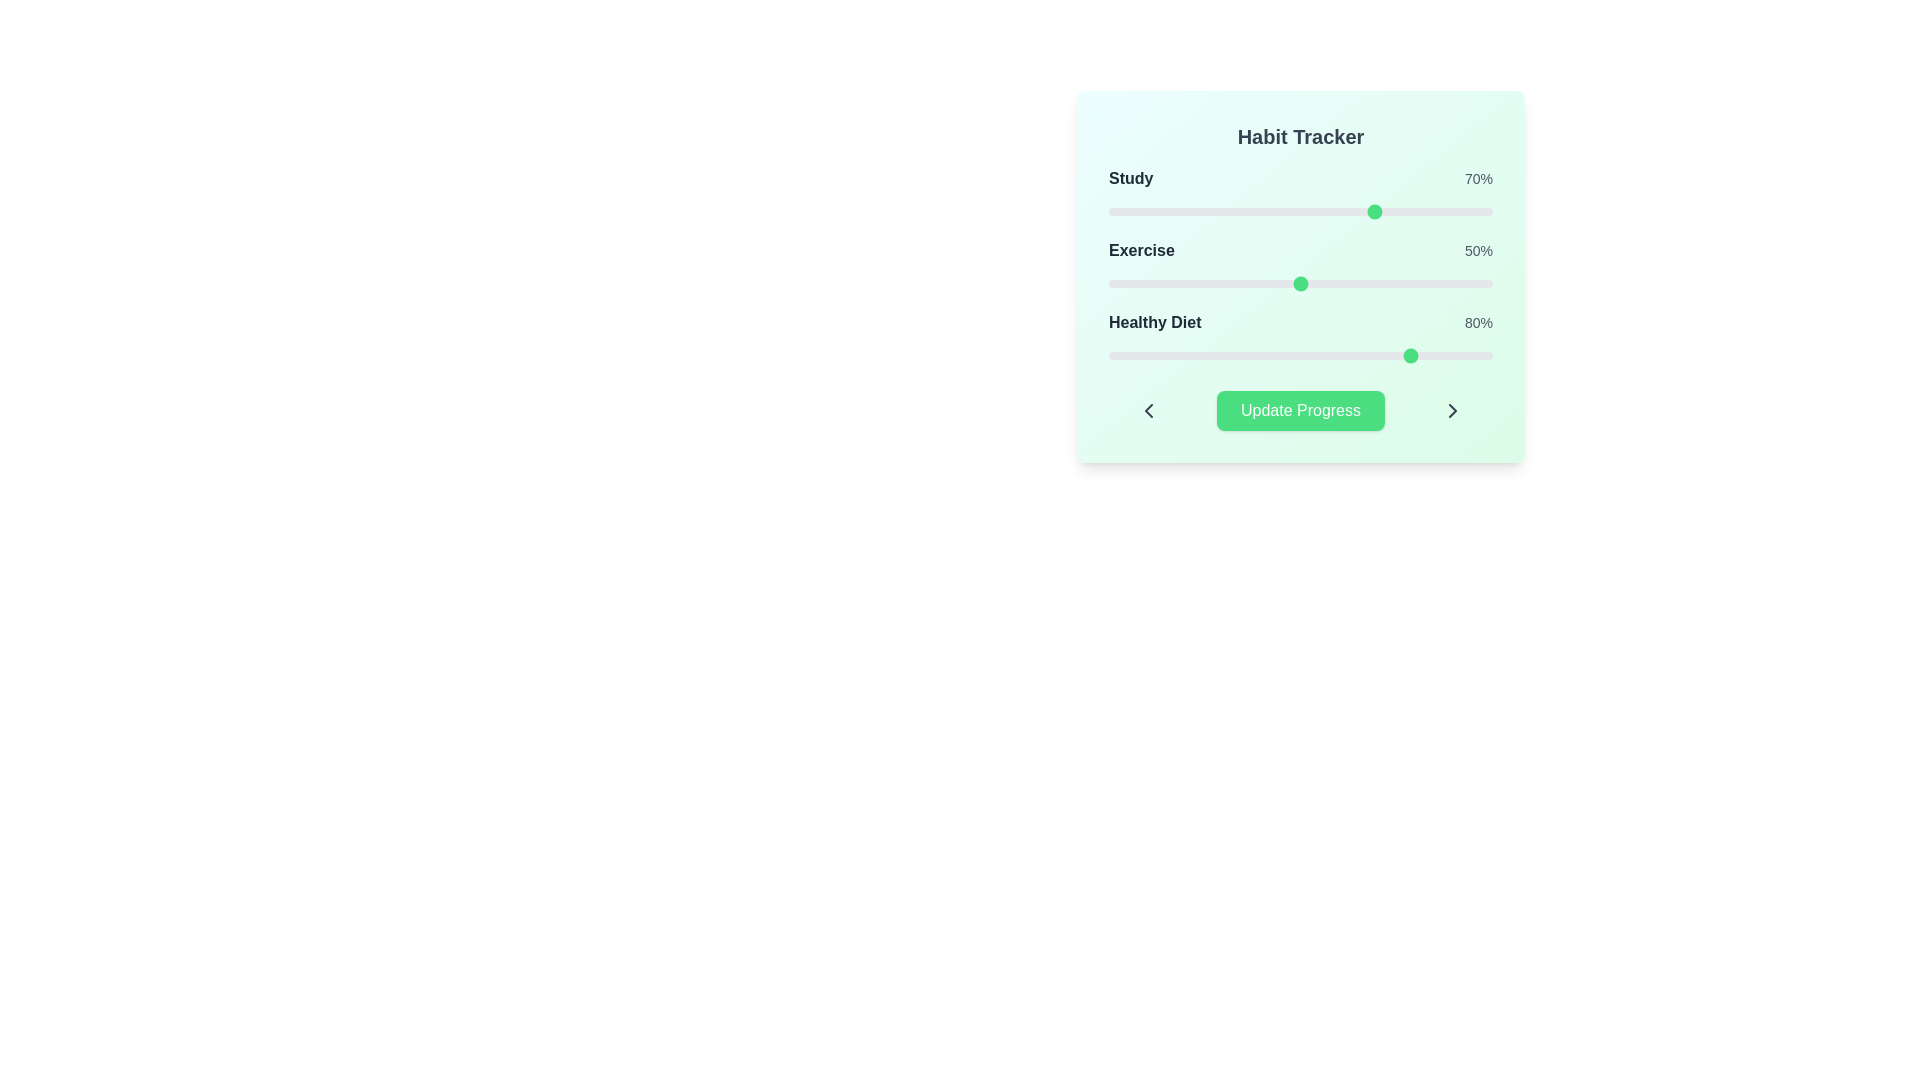 The width and height of the screenshot is (1920, 1080). What do you see at coordinates (1453, 410) in the screenshot?
I see `the right chevron button` at bounding box center [1453, 410].